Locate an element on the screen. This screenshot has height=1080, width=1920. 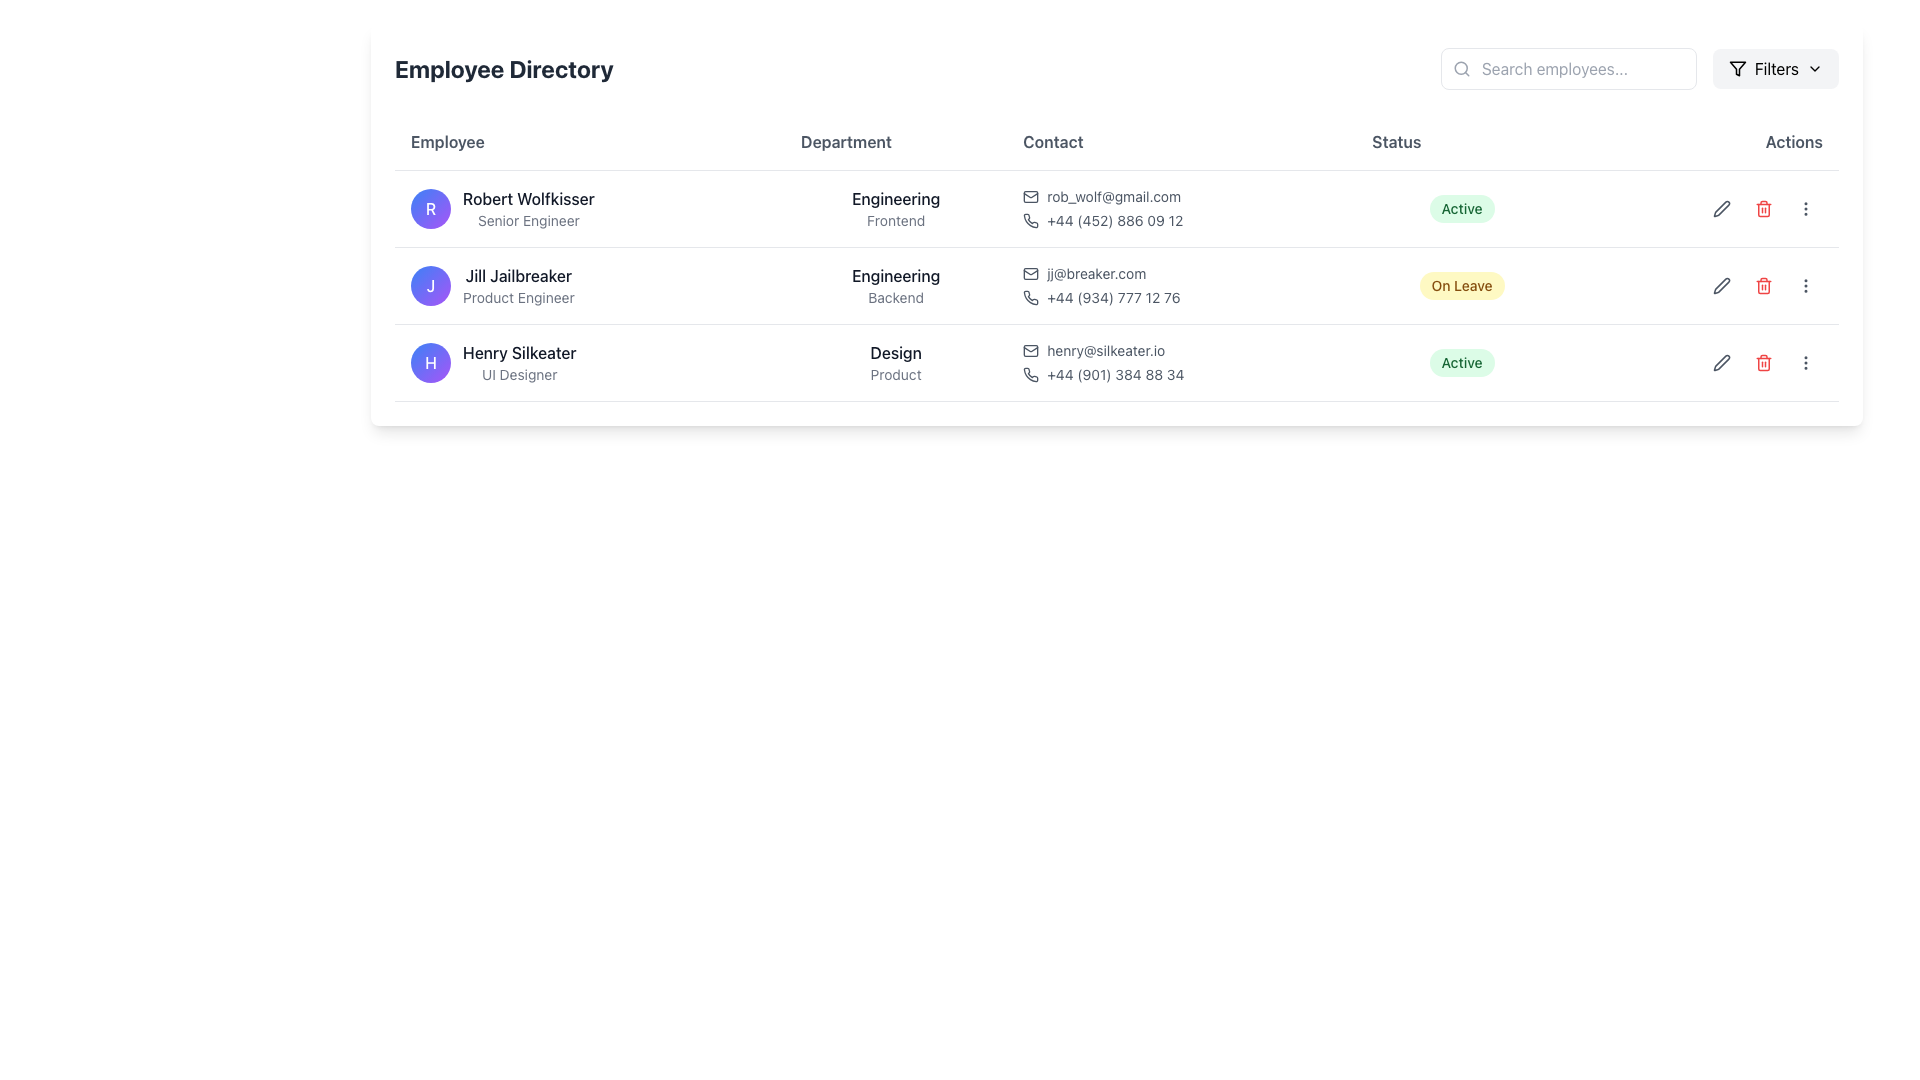
text displayed in the second item under the 'Department' column, which corresponds to the employee 'Jill Jailbreaker' in the employee directory is located at coordinates (895, 285).